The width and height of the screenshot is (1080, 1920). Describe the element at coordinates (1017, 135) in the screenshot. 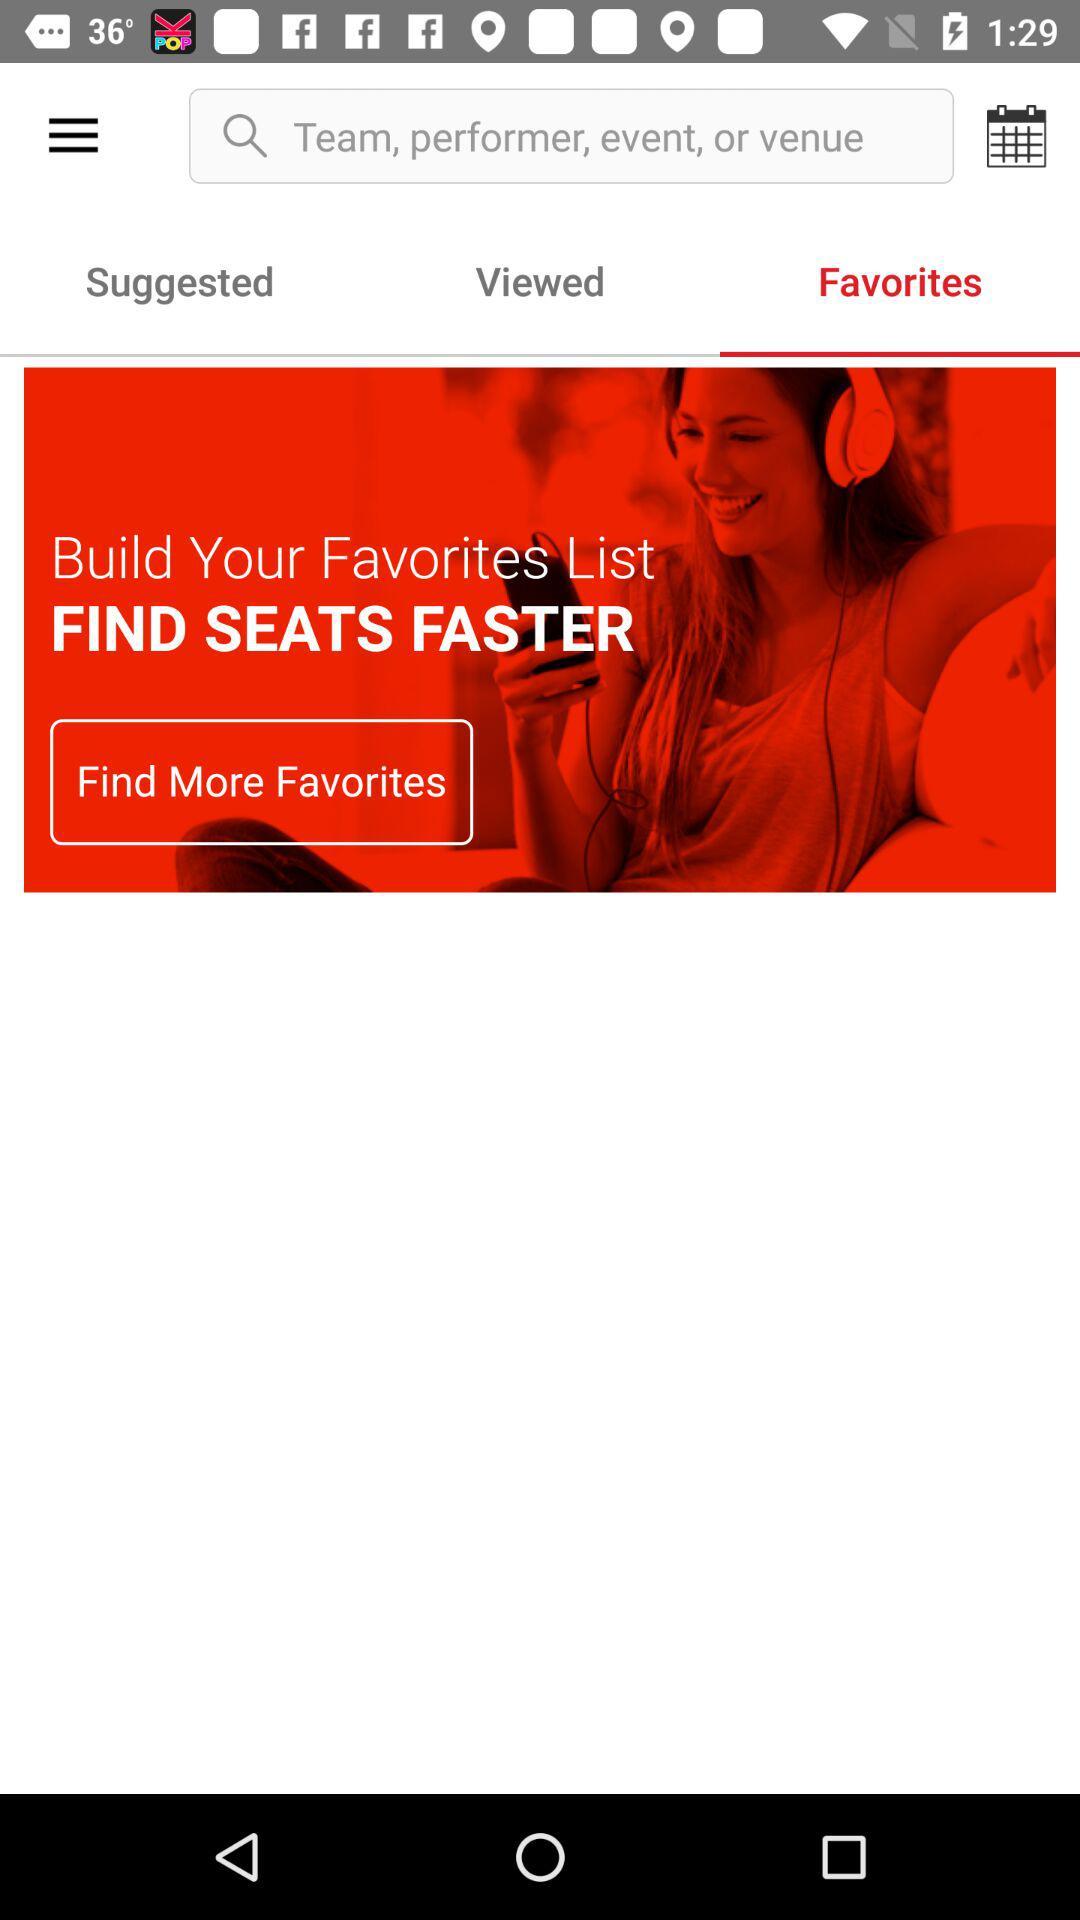

I see `the item above favorites` at that location.